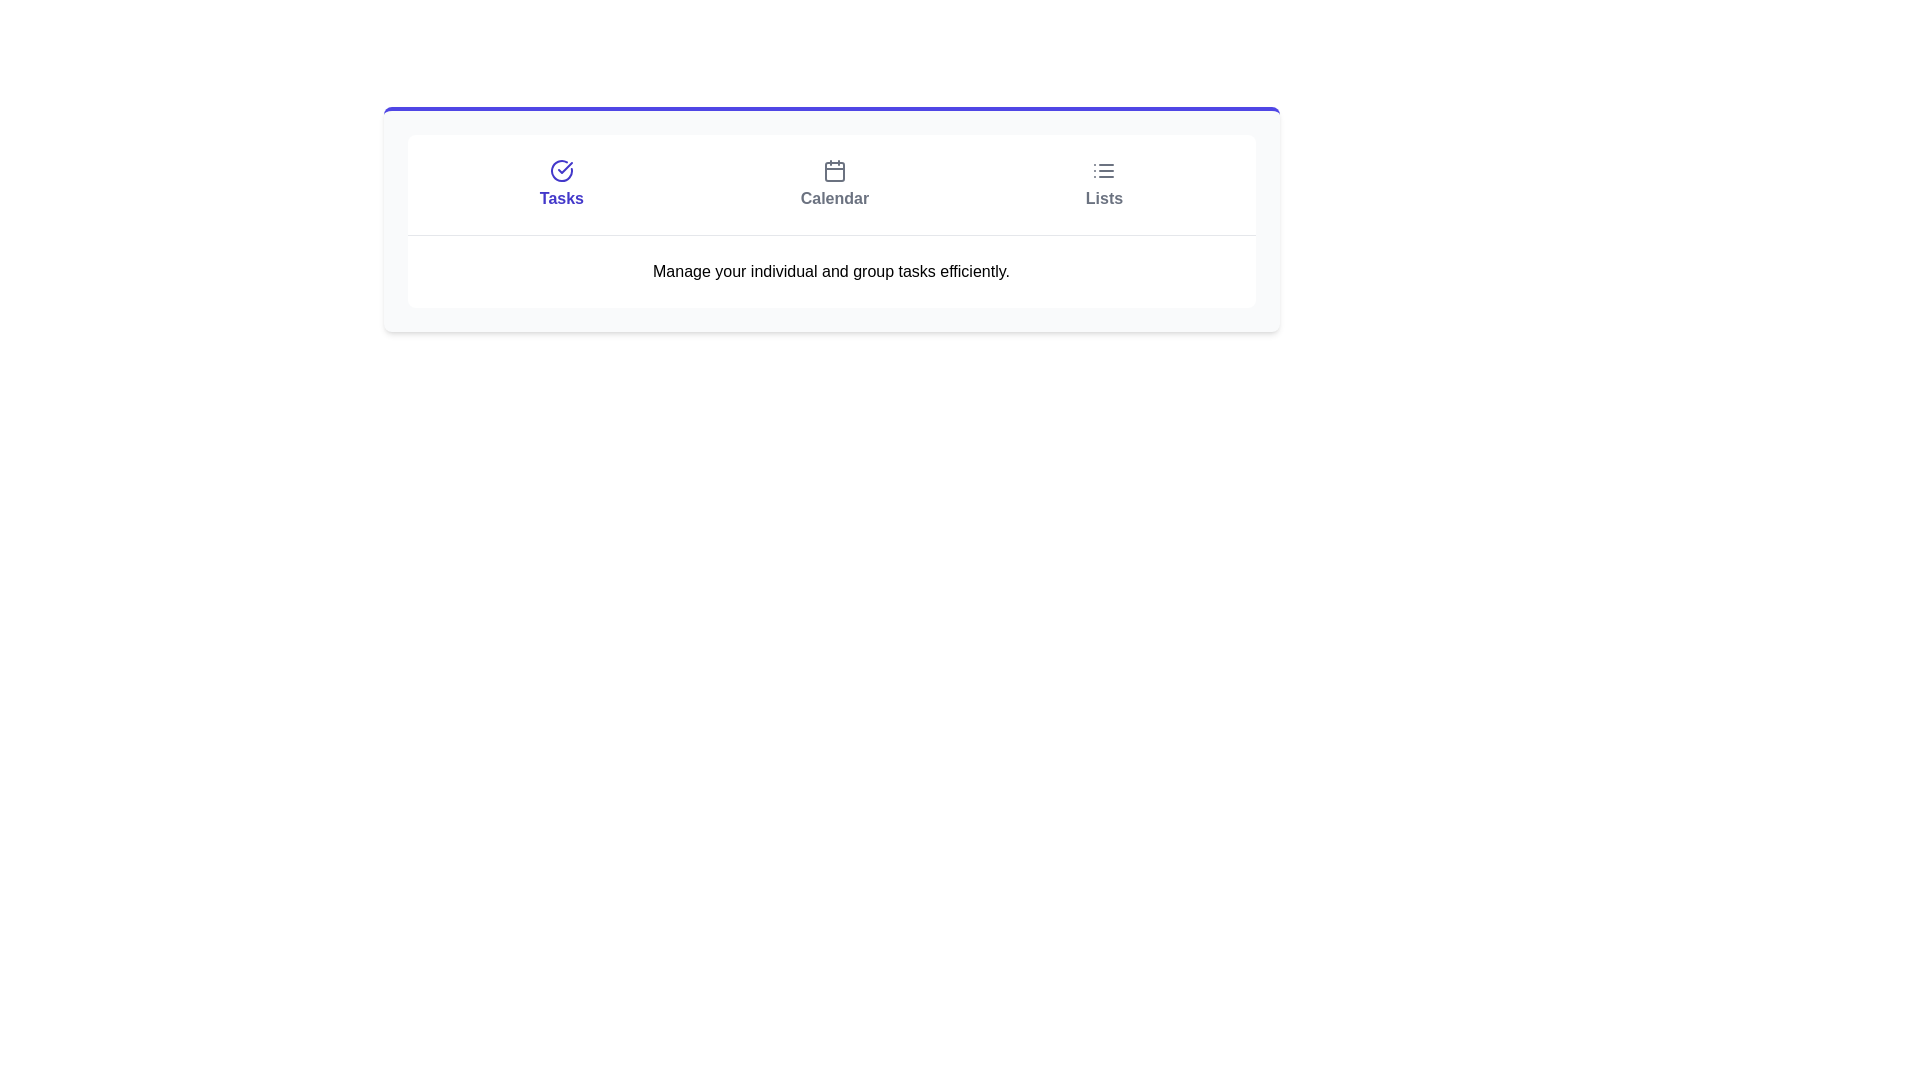 The width and height of the screenshot is (1920, 1080). I want to click on the 'Lists' label inside the rightmost button of the top row, so click(1103, 199).